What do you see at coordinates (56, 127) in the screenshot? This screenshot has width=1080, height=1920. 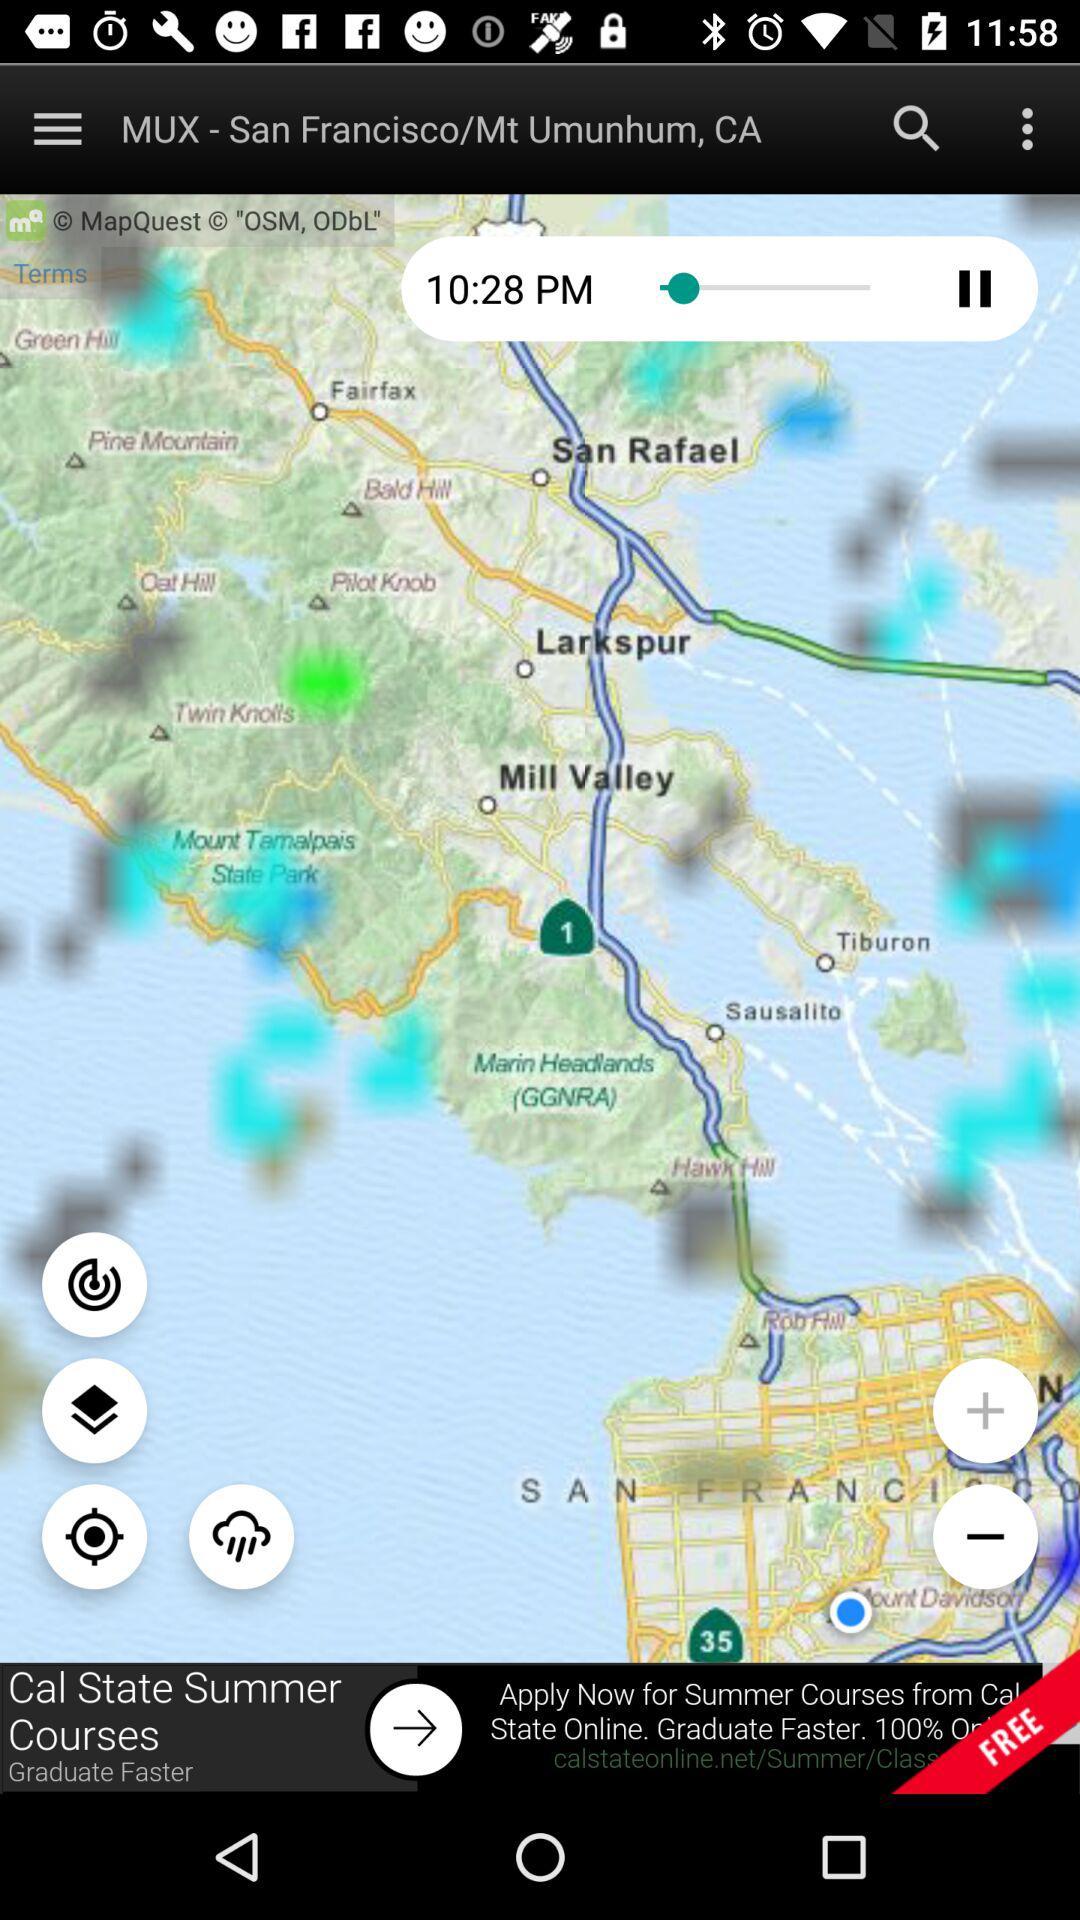 I see `main manu` at bounding box center [56, 127].